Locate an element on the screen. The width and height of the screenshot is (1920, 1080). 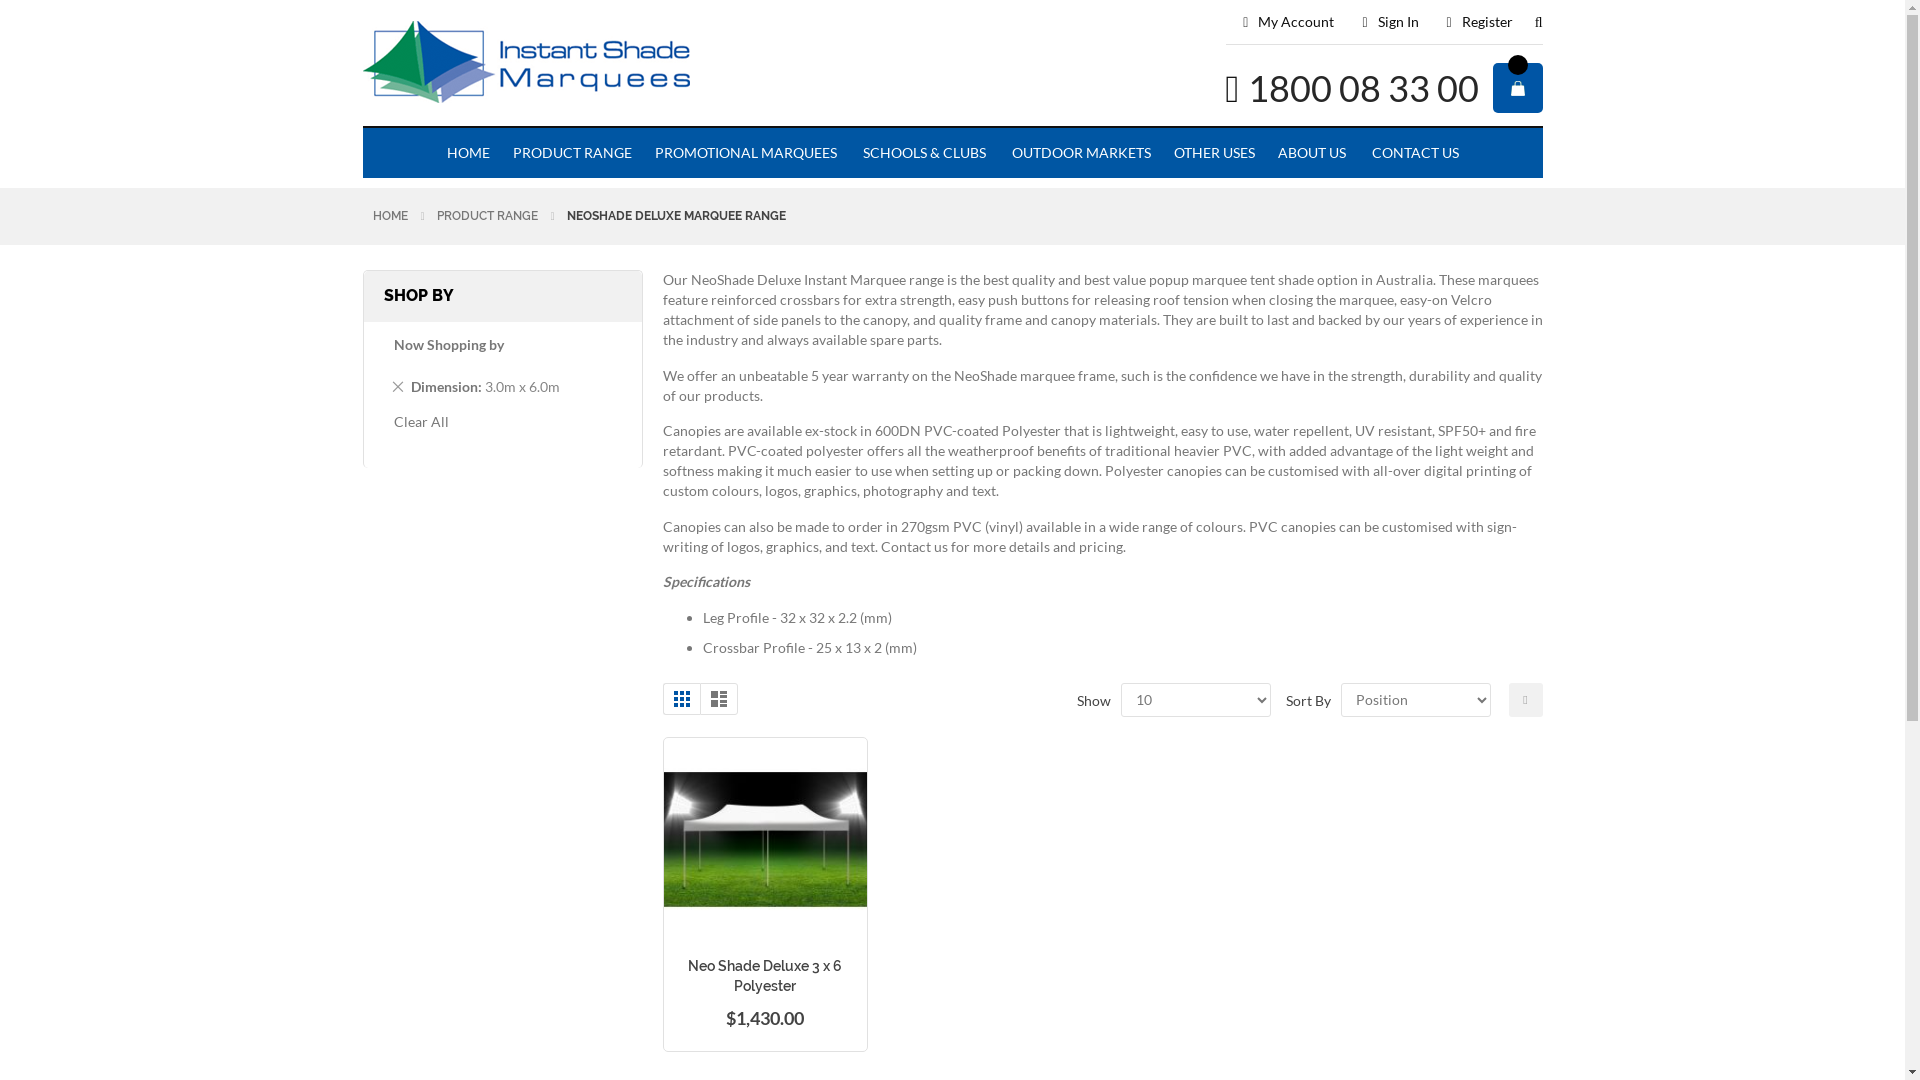
'Sign In' is located at coordinates (1389, 22).